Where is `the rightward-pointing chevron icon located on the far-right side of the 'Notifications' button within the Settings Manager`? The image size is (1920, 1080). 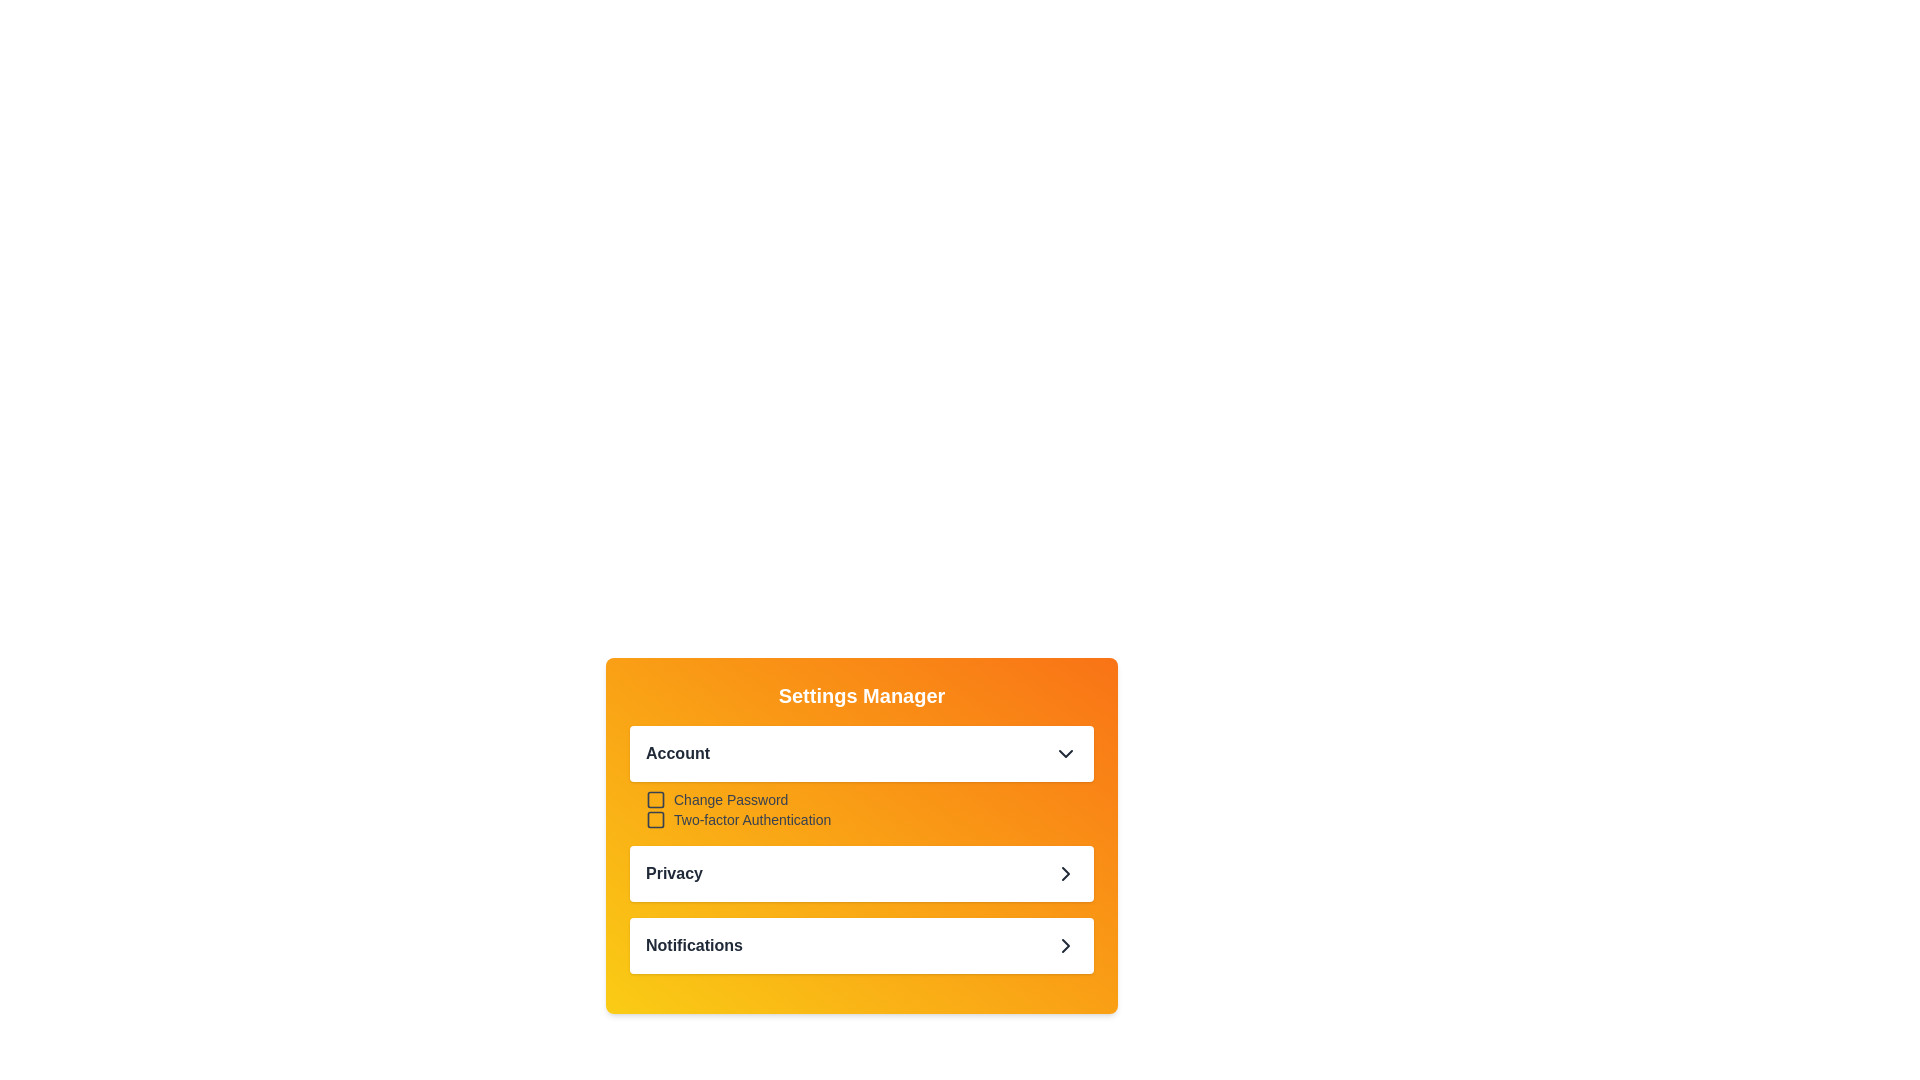
the rightward-pointing chevron icon located on the far-right side of the 'Notifications' button within the Settings Manager is located at coordinates (1064, 945).